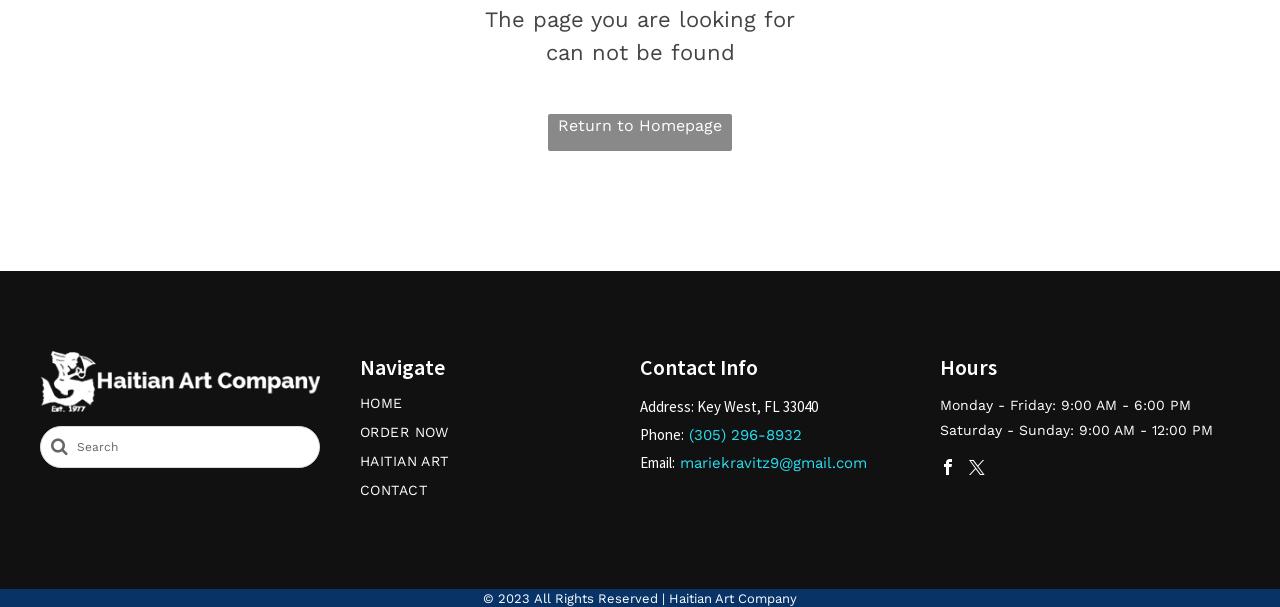 The image size is (1280, 607). Describe the element at coordinates (662, 433) in the screenshot. I see `'Phone:'` at that location.